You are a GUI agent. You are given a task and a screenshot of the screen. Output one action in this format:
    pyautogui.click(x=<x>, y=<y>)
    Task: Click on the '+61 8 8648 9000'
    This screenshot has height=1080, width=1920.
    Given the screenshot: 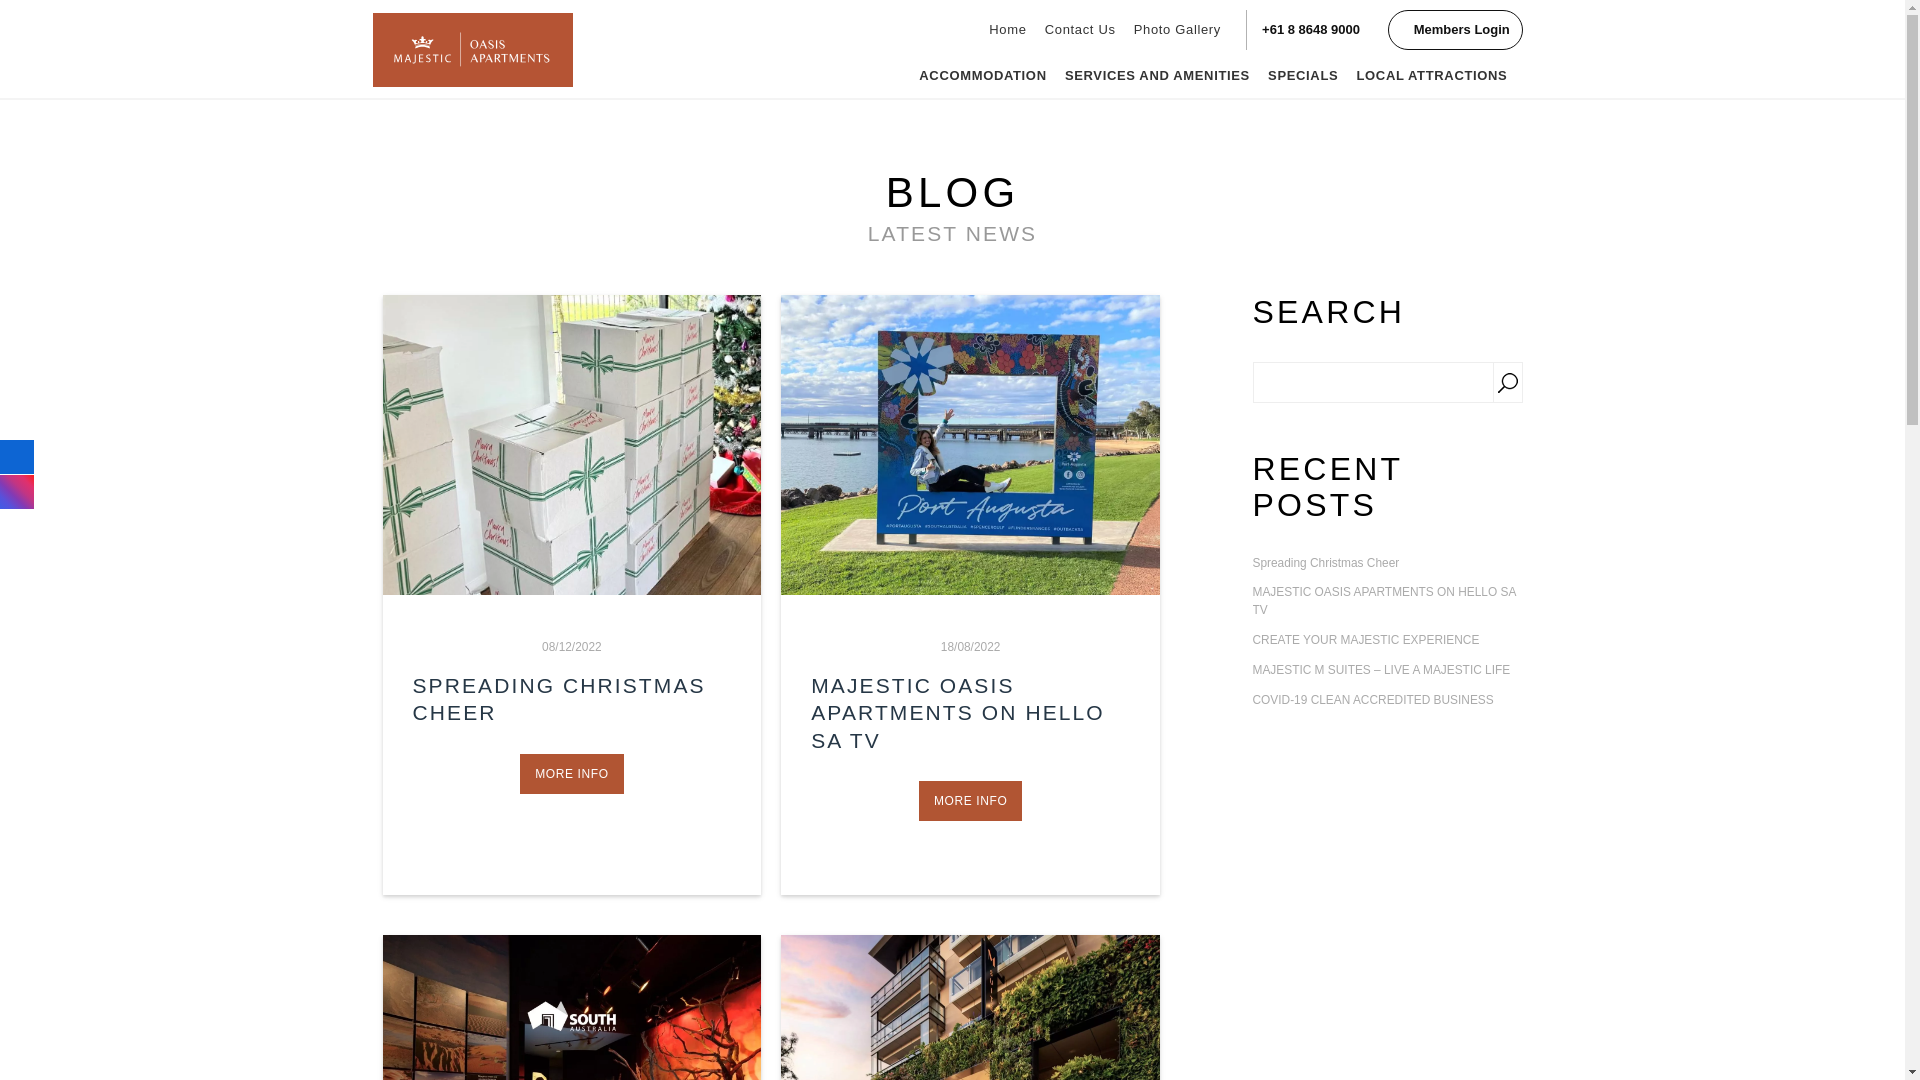 What is the action you would take?
    pyautogui.click(x=1310, y=30)
    